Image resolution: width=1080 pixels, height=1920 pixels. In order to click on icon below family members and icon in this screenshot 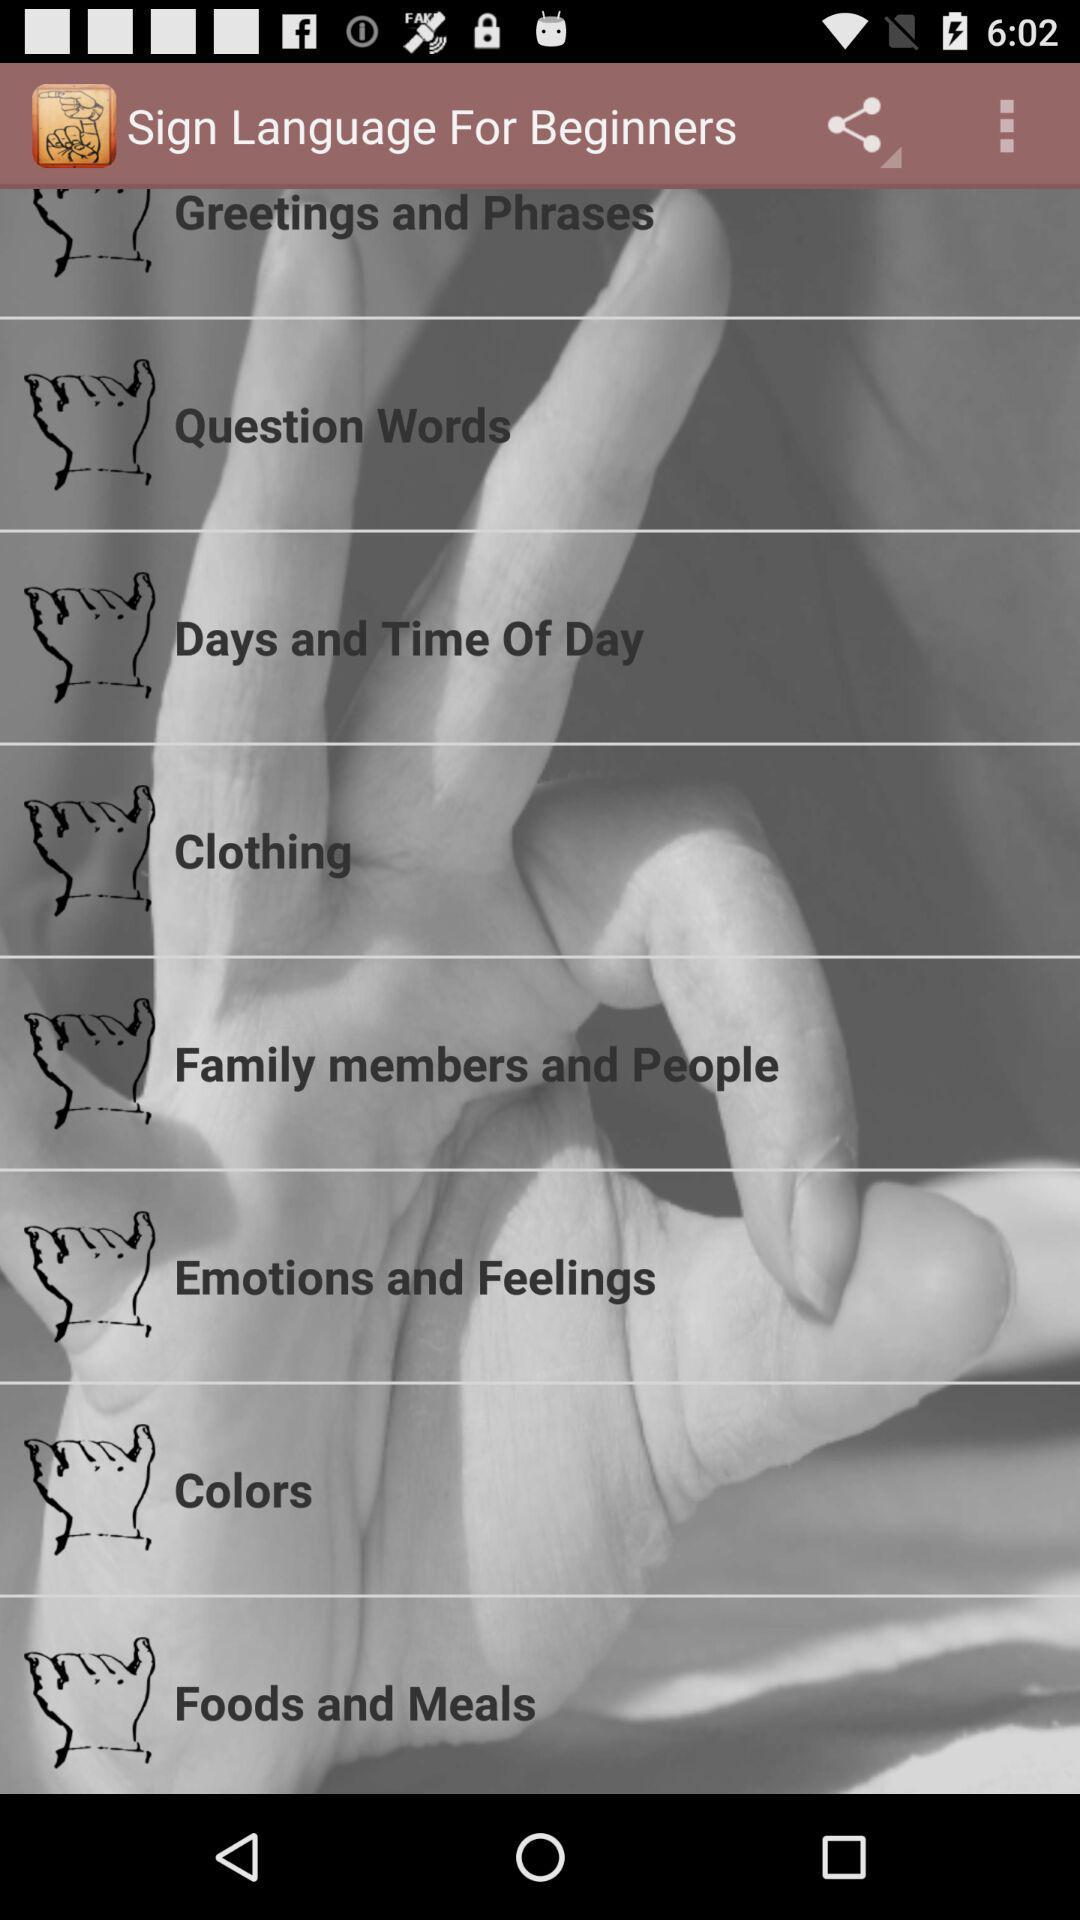, I will do `click(613, 1275)`.